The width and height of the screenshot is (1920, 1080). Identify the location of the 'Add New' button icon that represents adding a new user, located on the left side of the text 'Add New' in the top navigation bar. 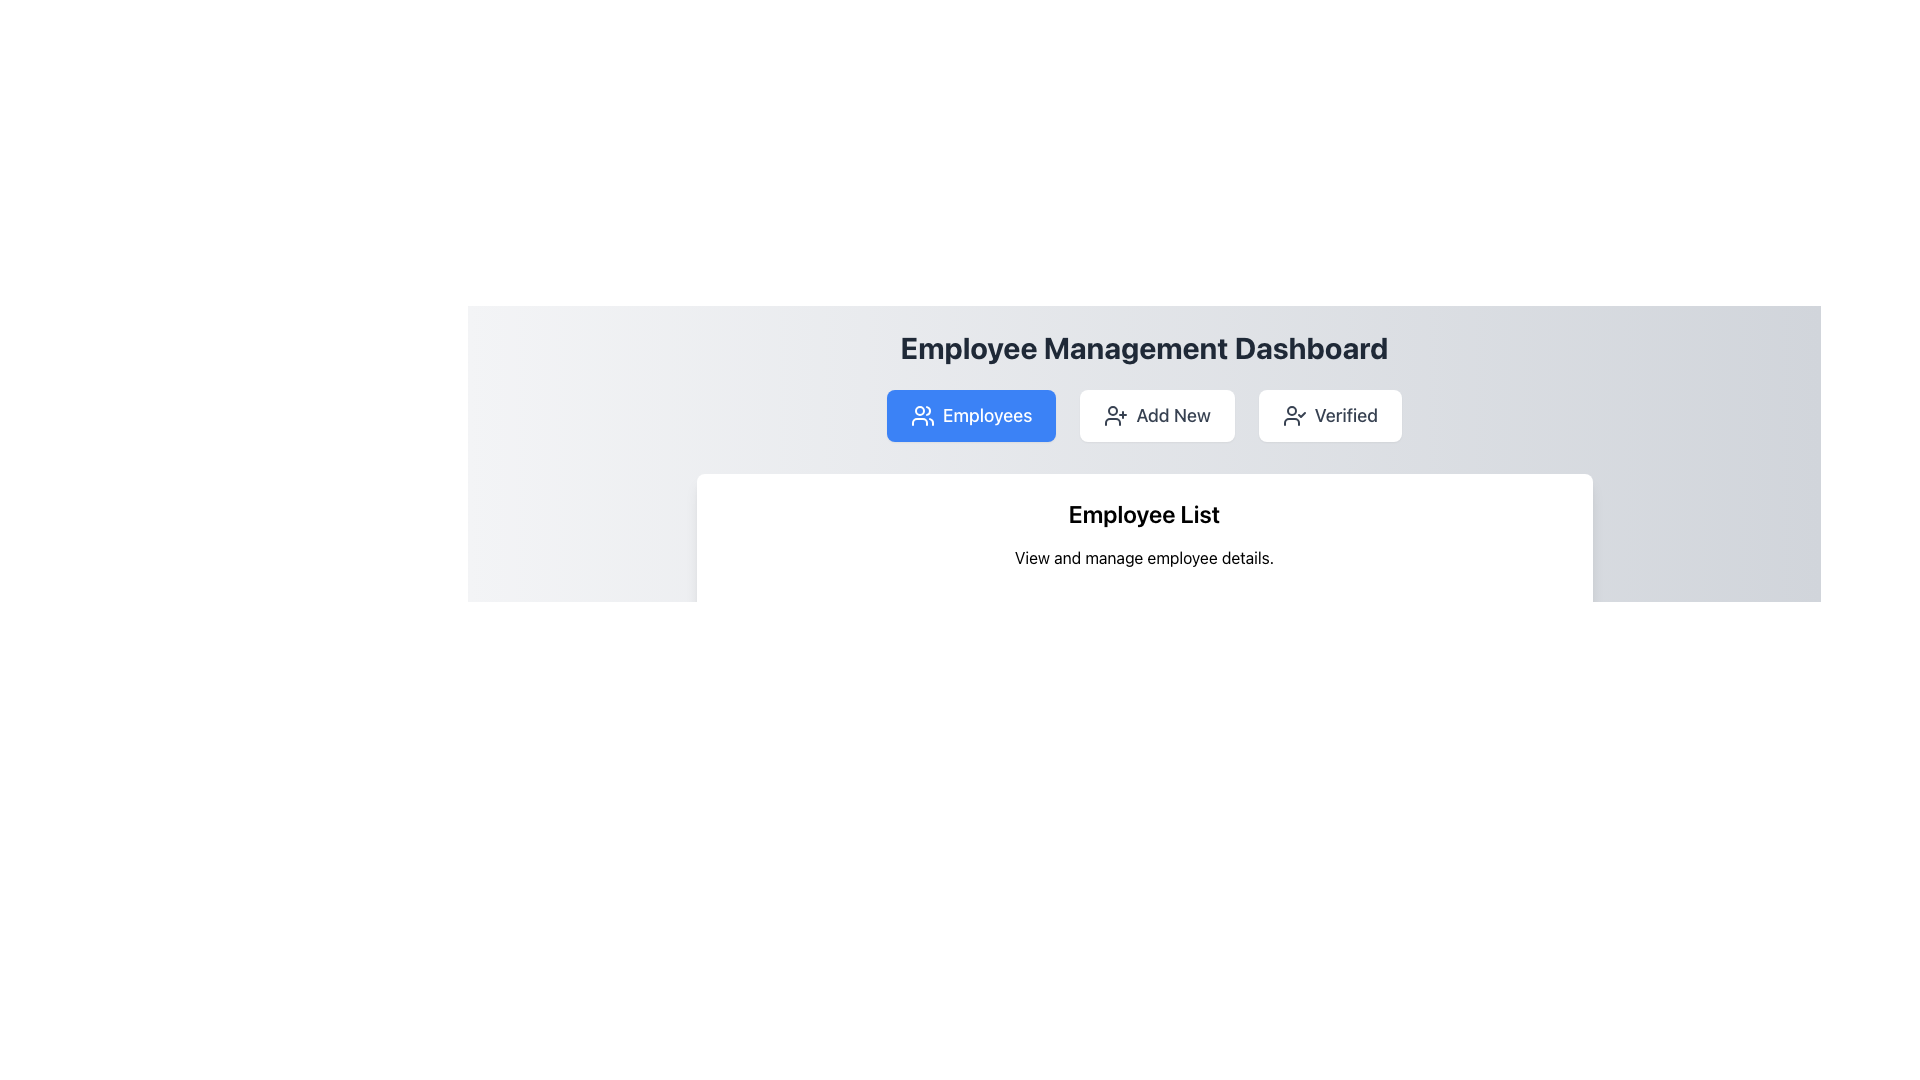
(1115, 415).